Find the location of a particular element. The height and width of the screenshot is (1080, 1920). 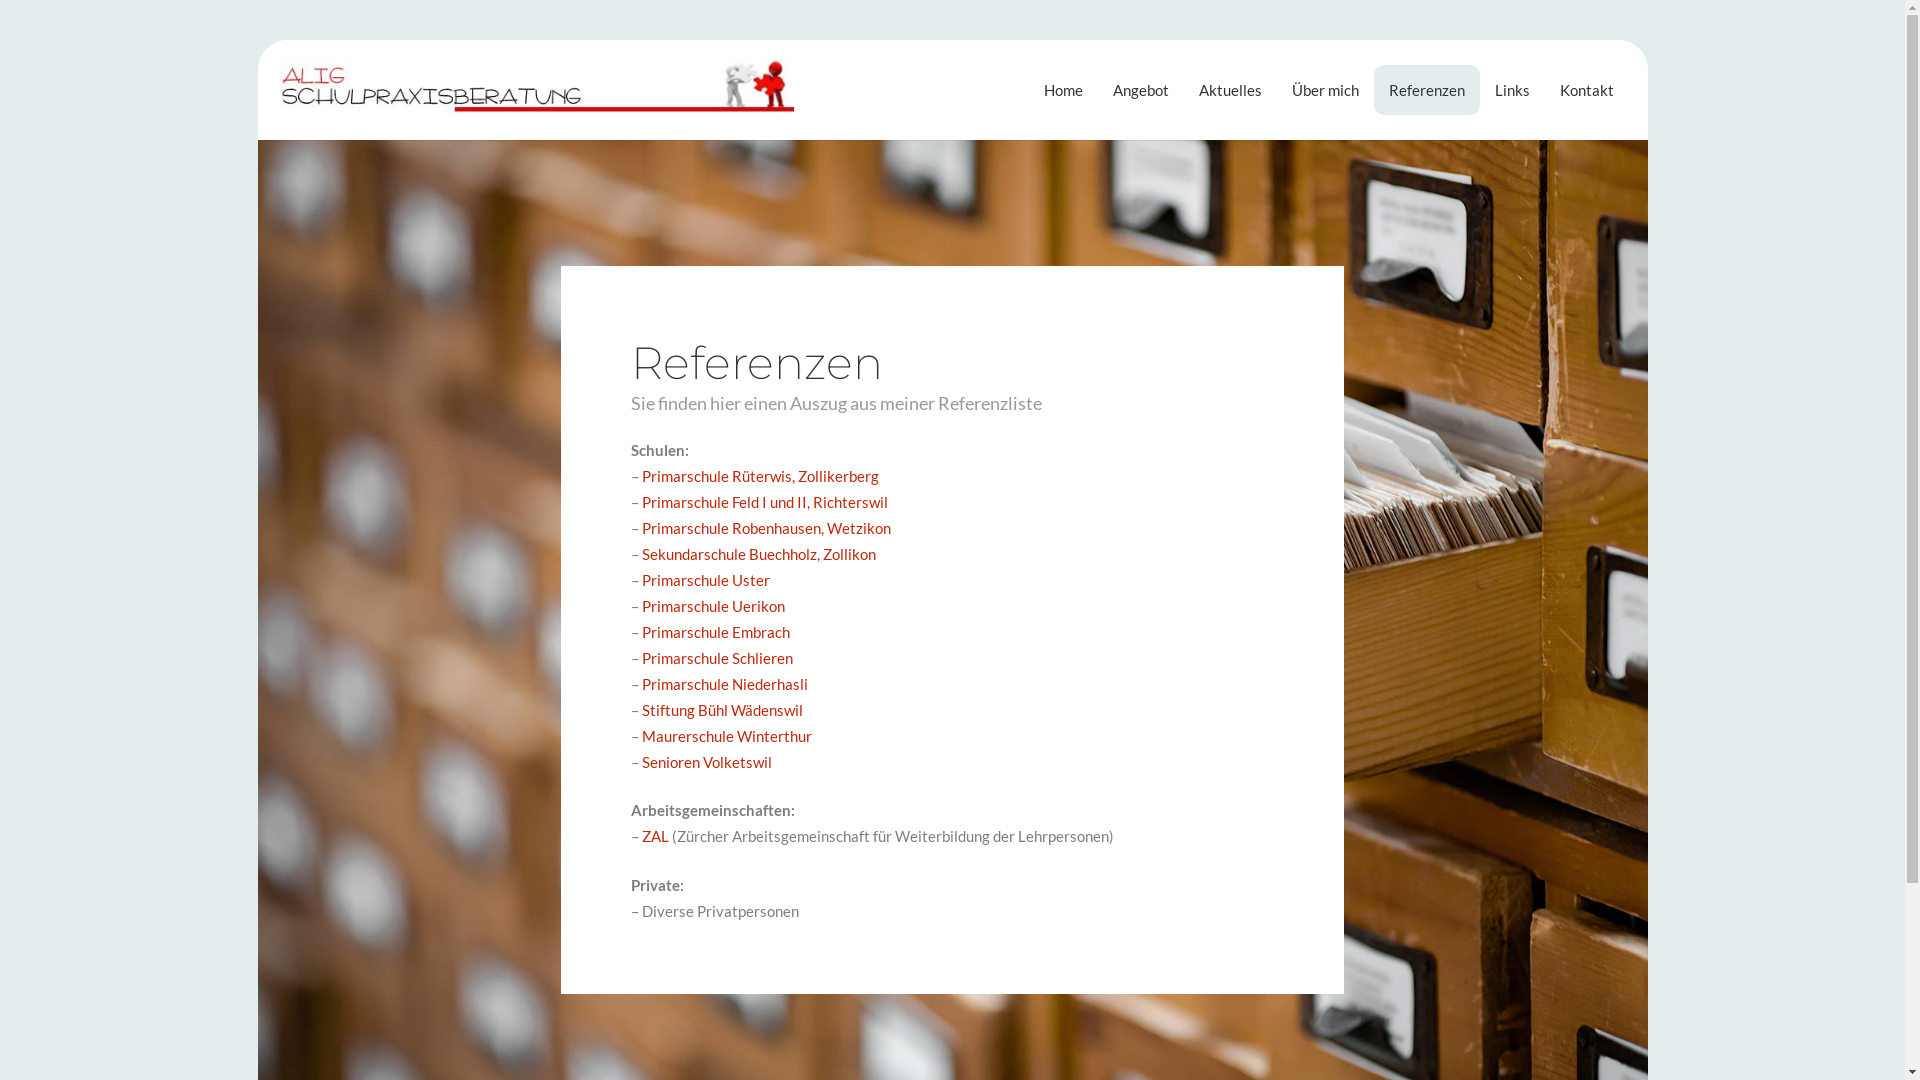

'Home' is located at coordinates (1062, 88).